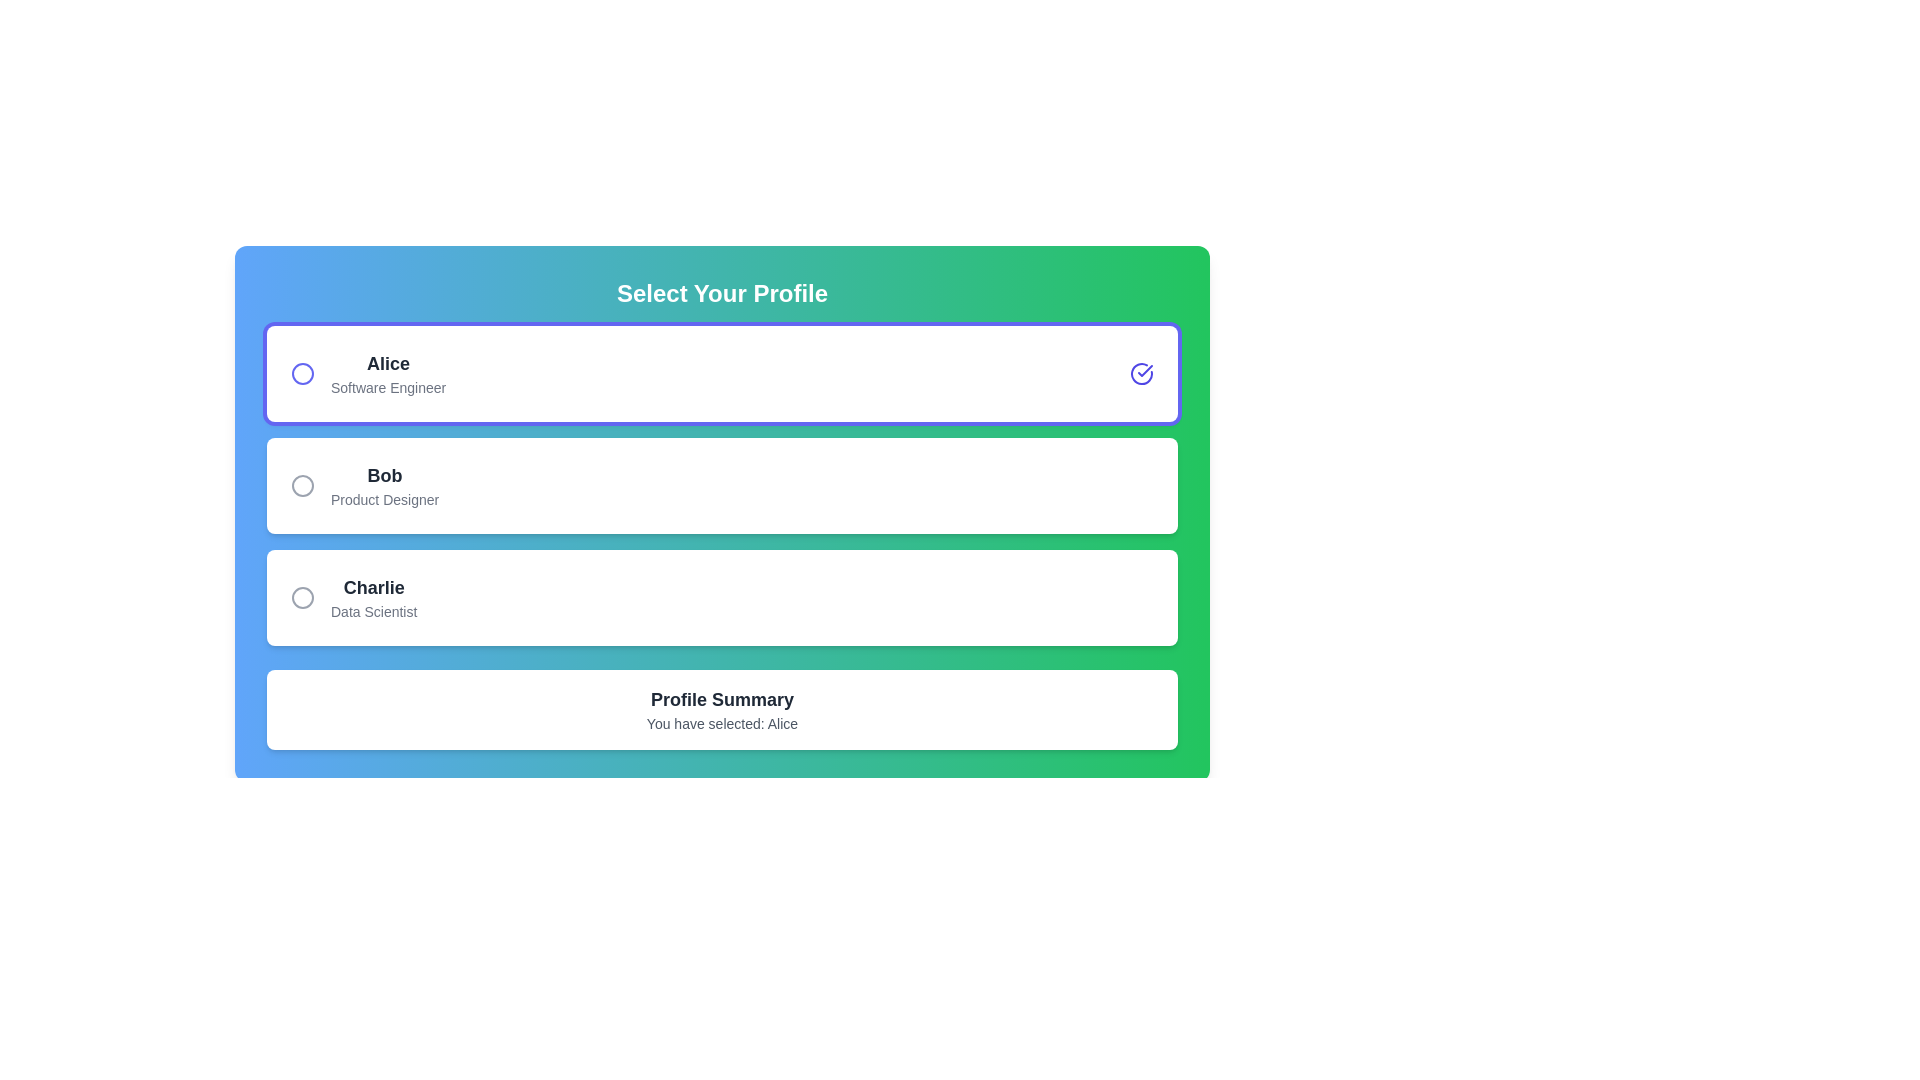 The width and height of the screenshot is (1920, 1080). I want to click on the confirmation icon located at the far right of Alice's profile card for visual highlights, so click(1142, 374).